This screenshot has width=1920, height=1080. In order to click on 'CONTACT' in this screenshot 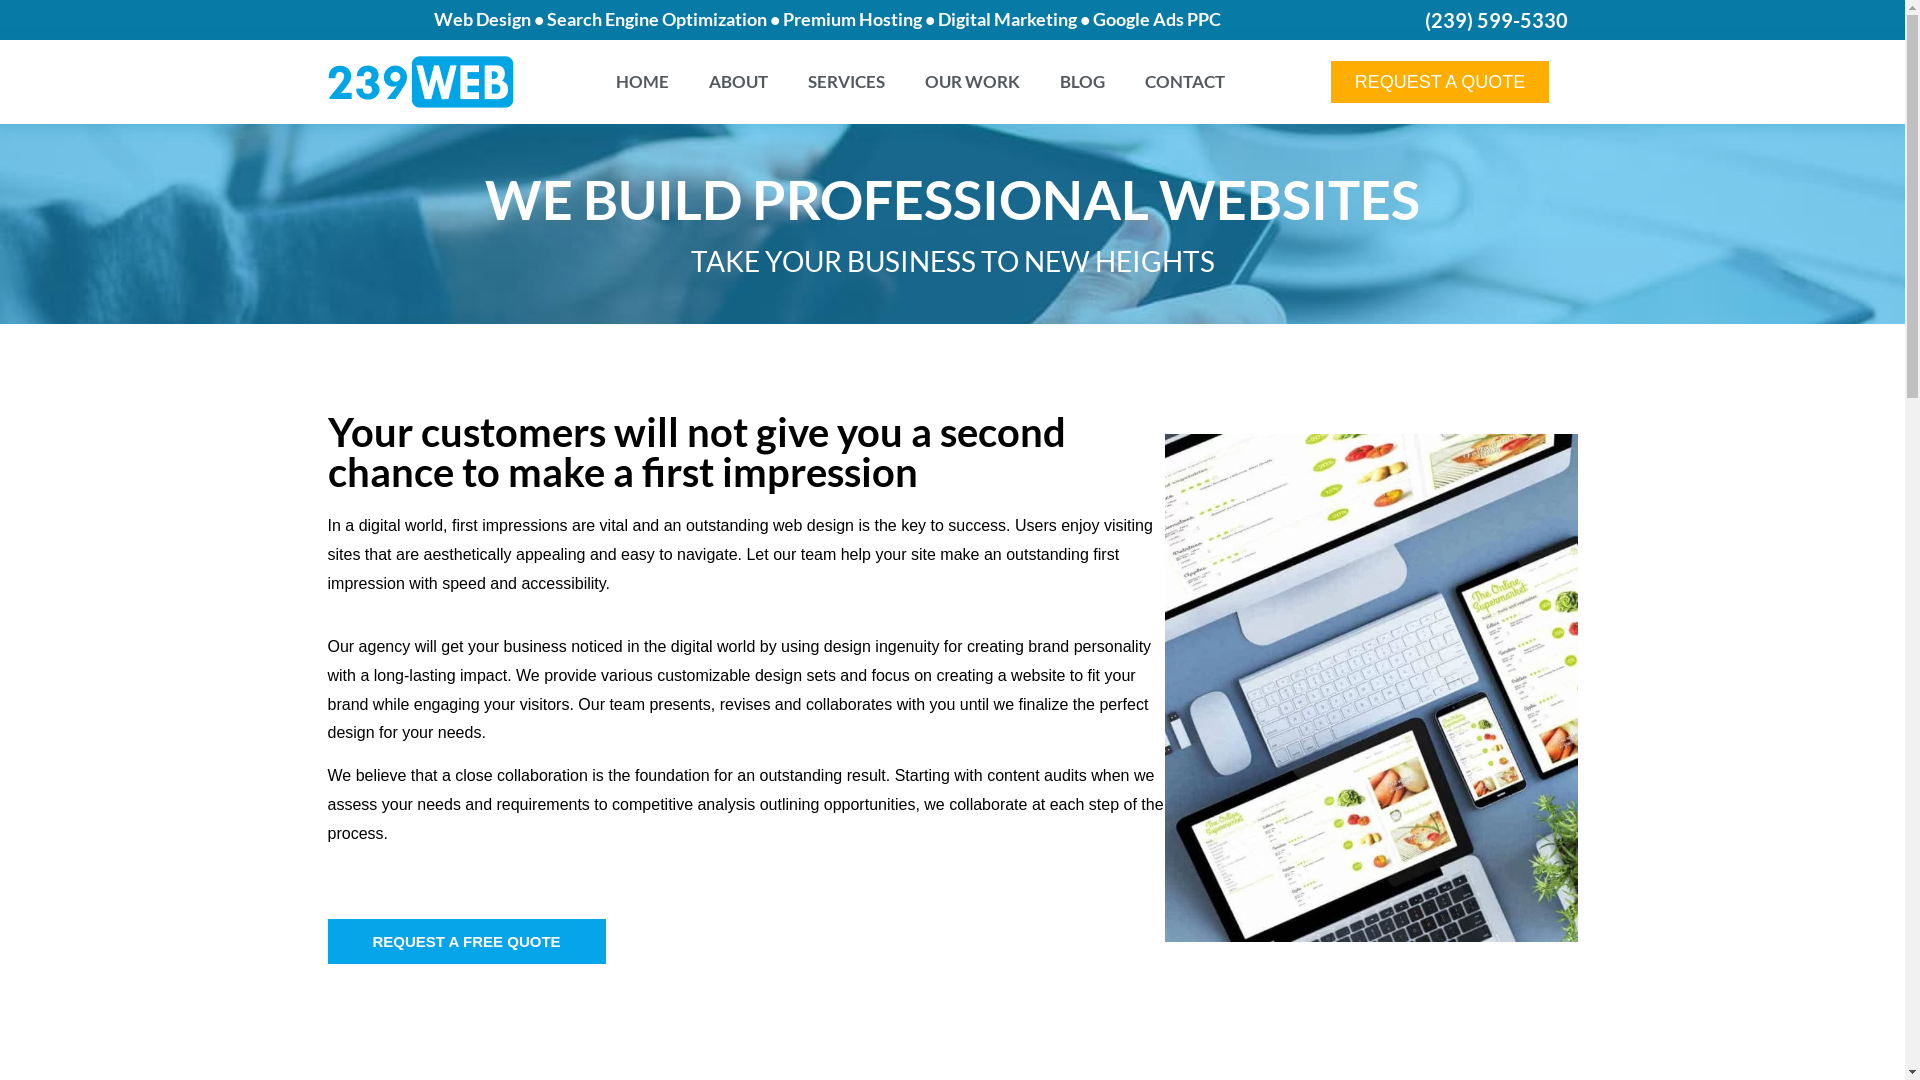, I will do `click(1185, 80)`.